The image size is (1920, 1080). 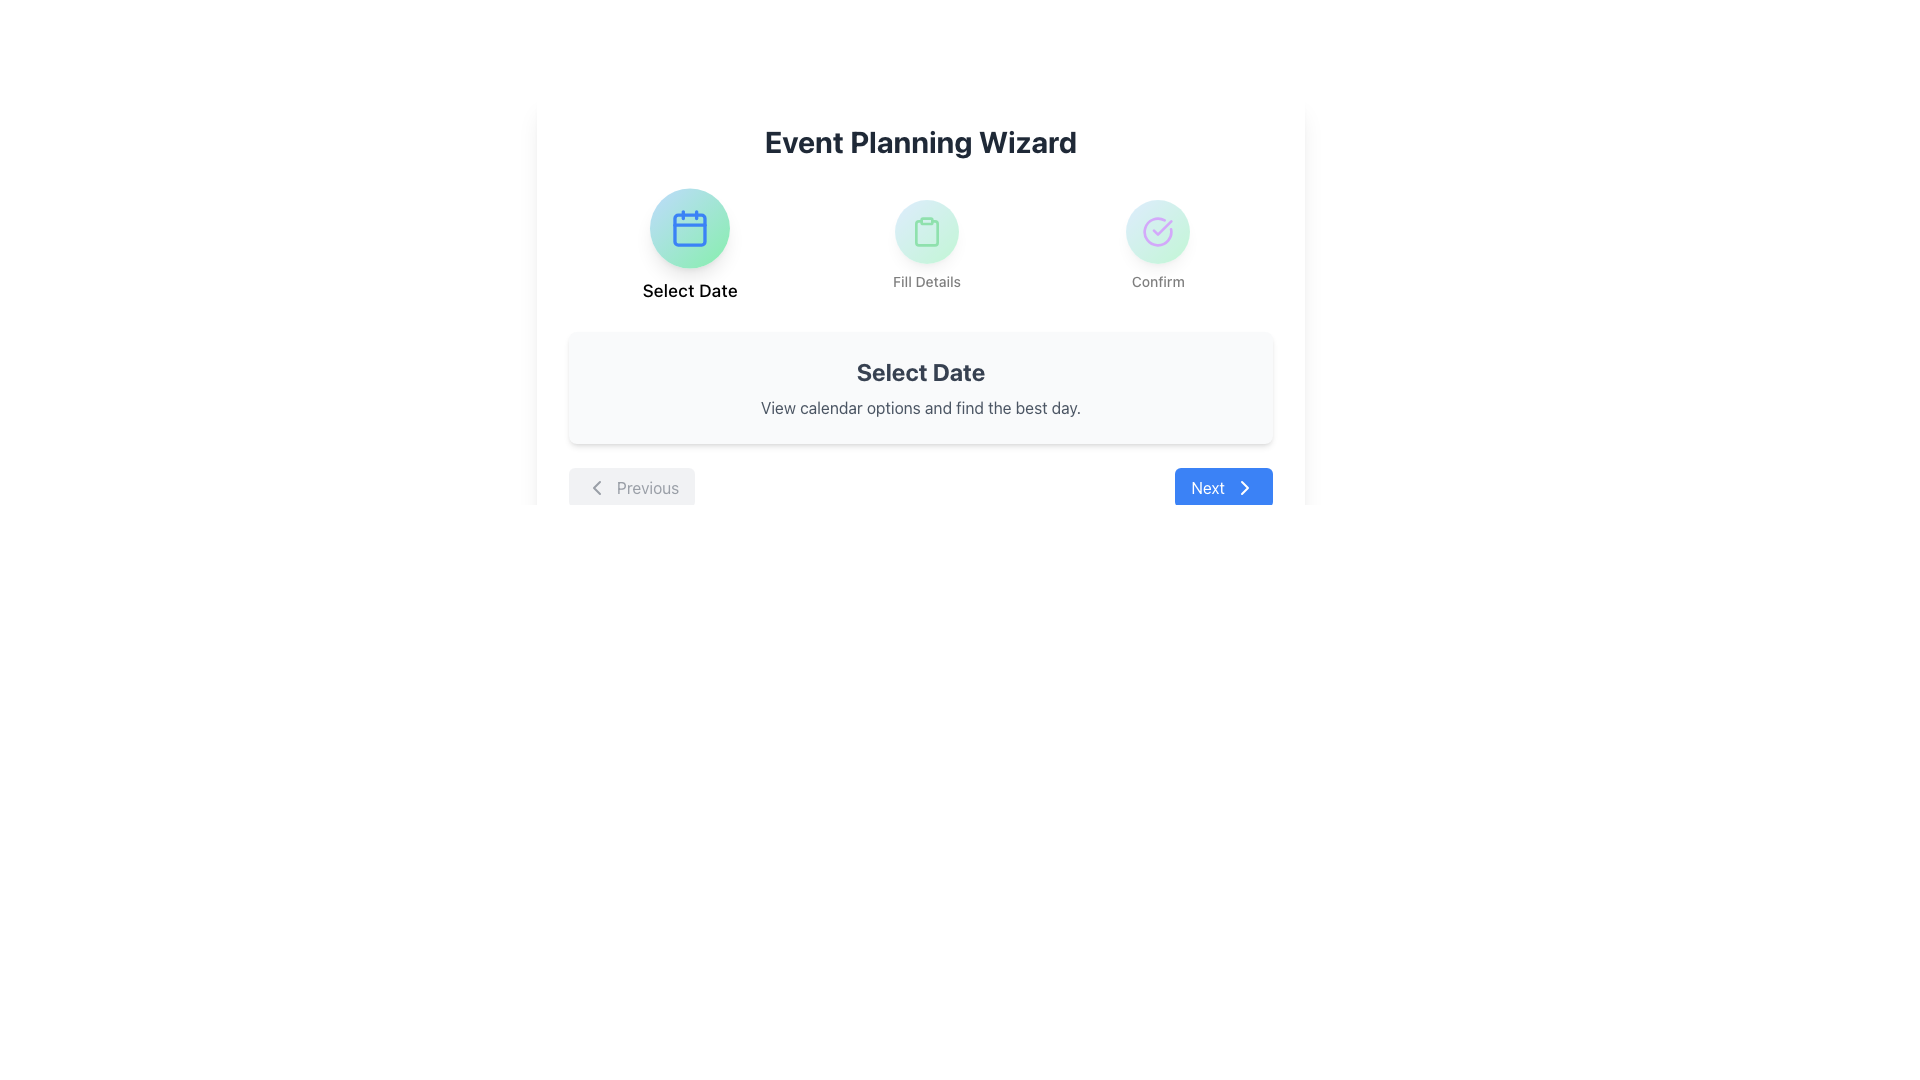 What do you see at coordinates (1158, 230) in the screenshot?
I see `the circular UI component with a gradient background and a purple checkmark icon, located in the top-right section under 'Event Planning Wizard', labeled 'Confirm'` at bounding box center [1158, 230].